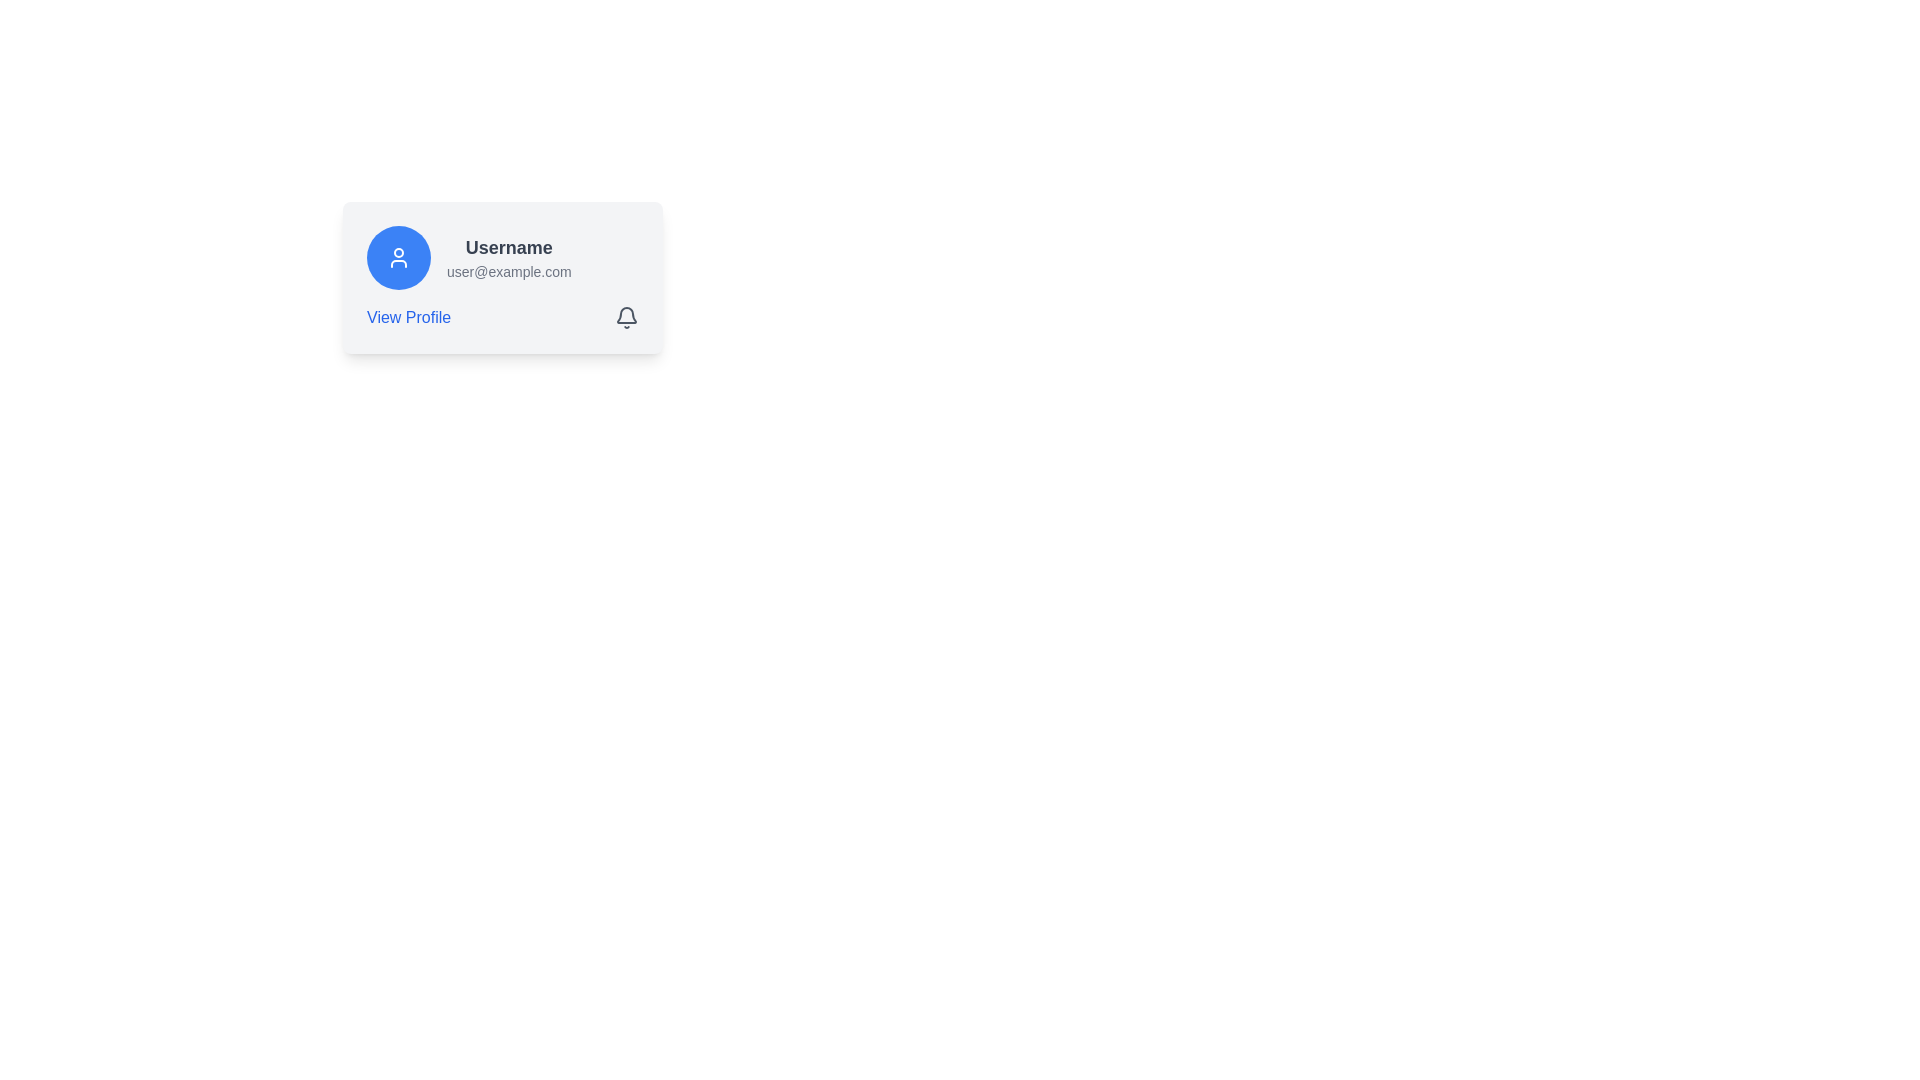 Image resolution: width=1920 pixels, height=1080 pixels. I want to click on the user icon represented within a rounded blue button, located towards the left of a user card that includes username and email text elements, so click(398, 257).